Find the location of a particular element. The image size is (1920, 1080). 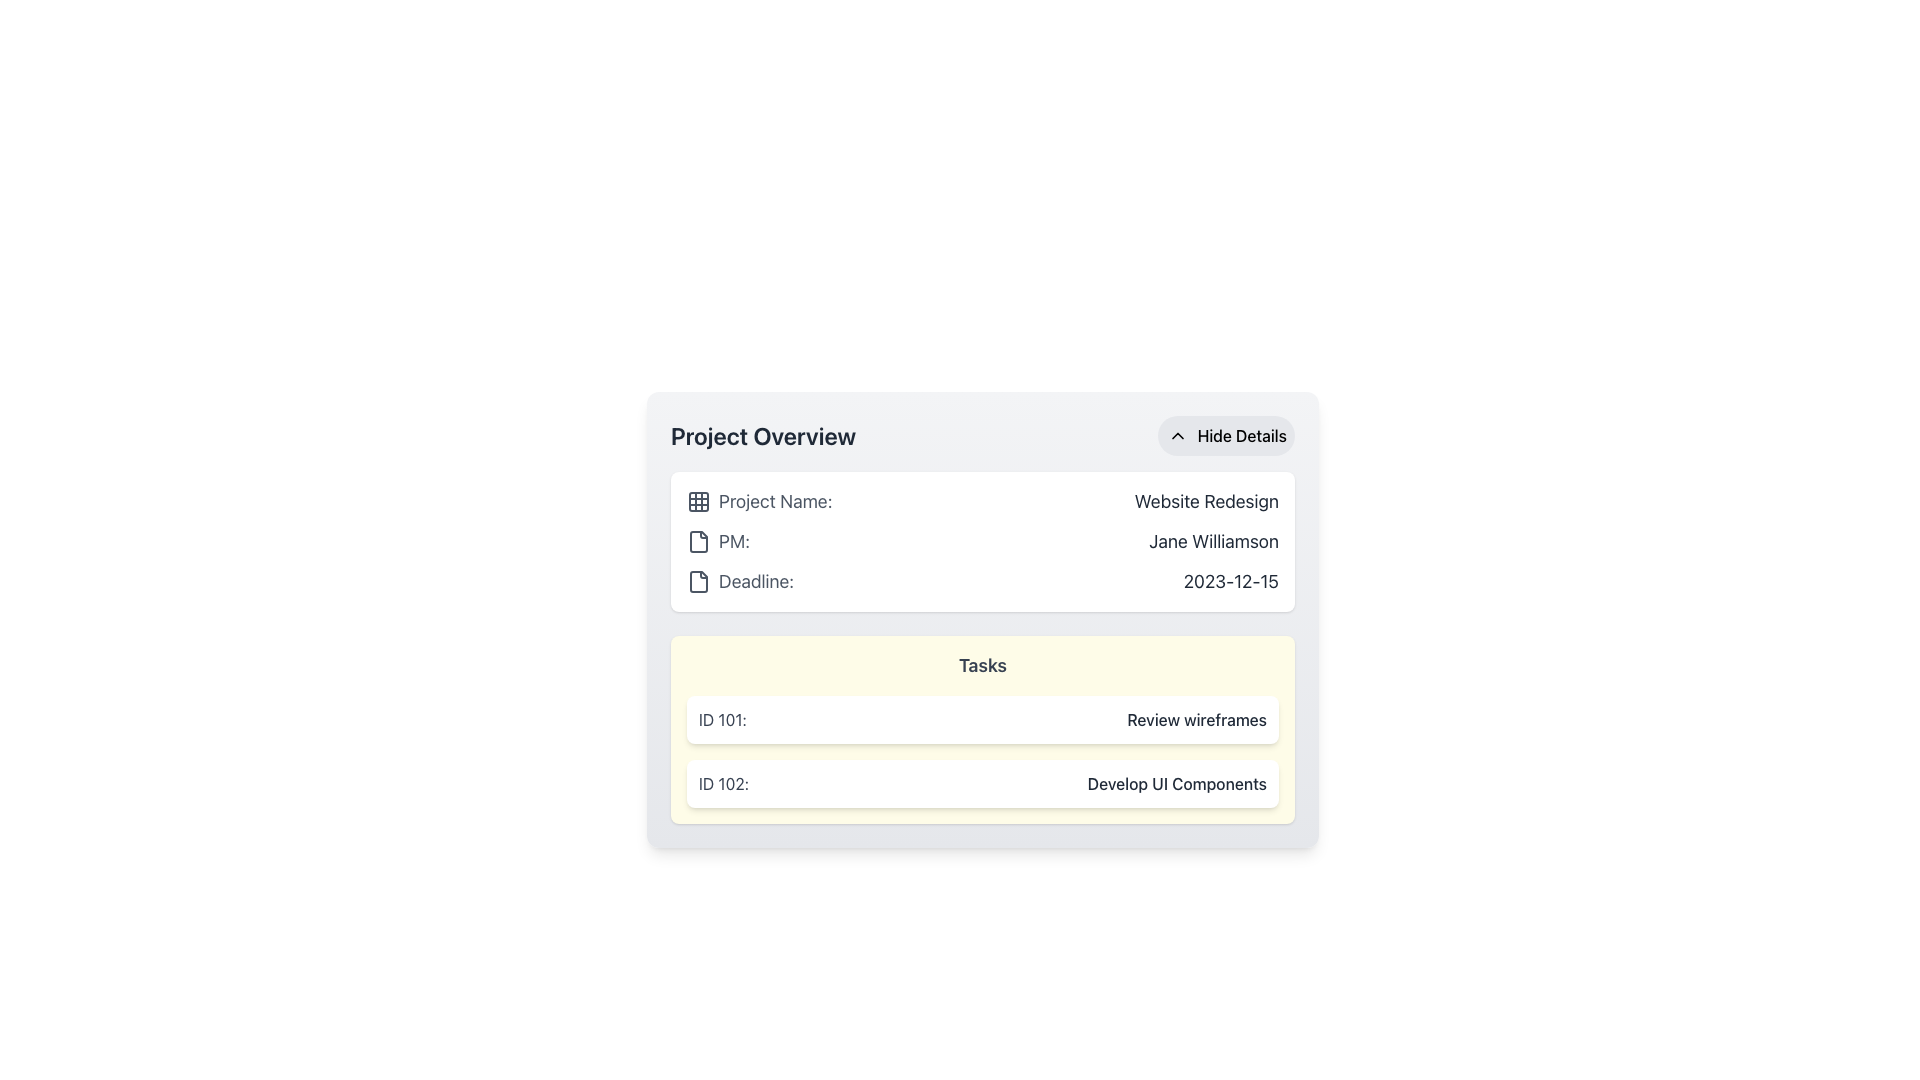

the non-interactive icon representing the PM section located to the left of the 'PM:' text in the 'Project Overview' section is located at coordinates (699, 542).